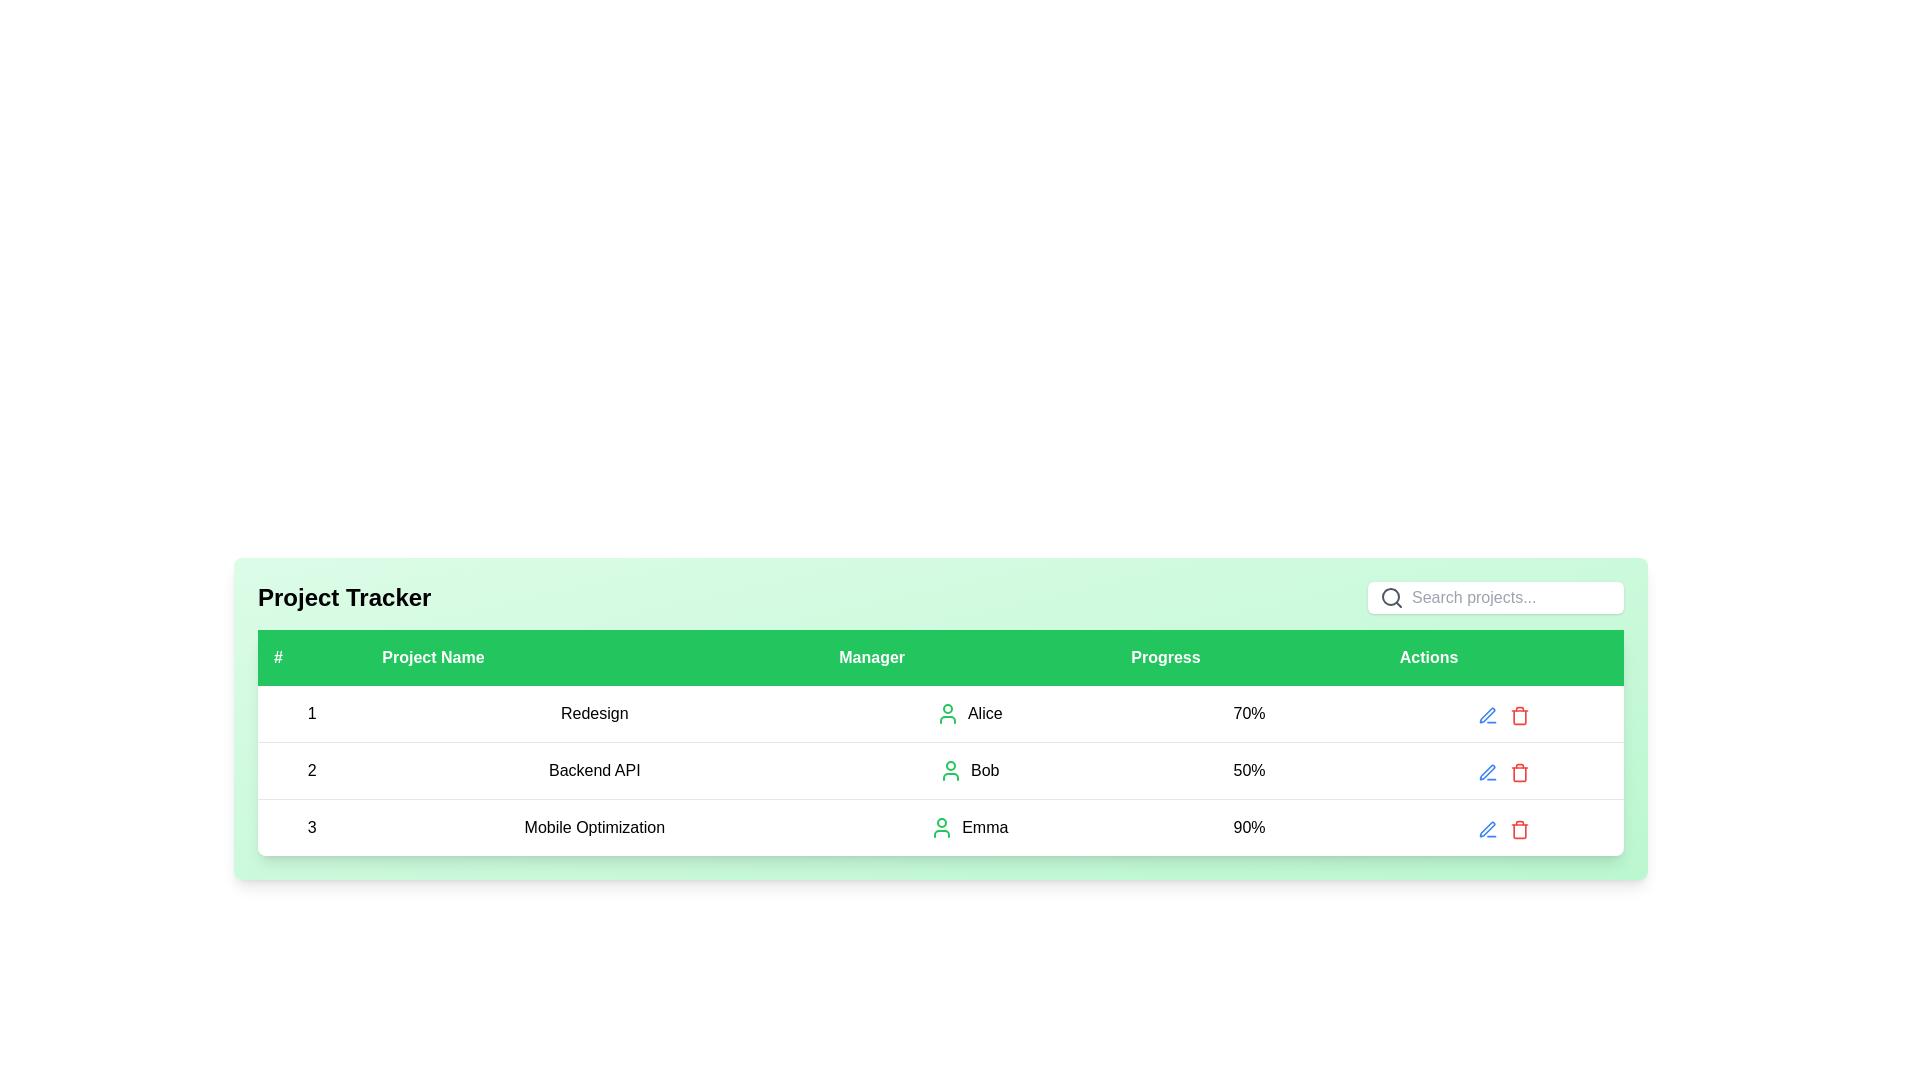  What do you see at coordinates (940, 828) in the screenshot?
I see `the green stylized human figure icon` at bounding box center [940, 828].